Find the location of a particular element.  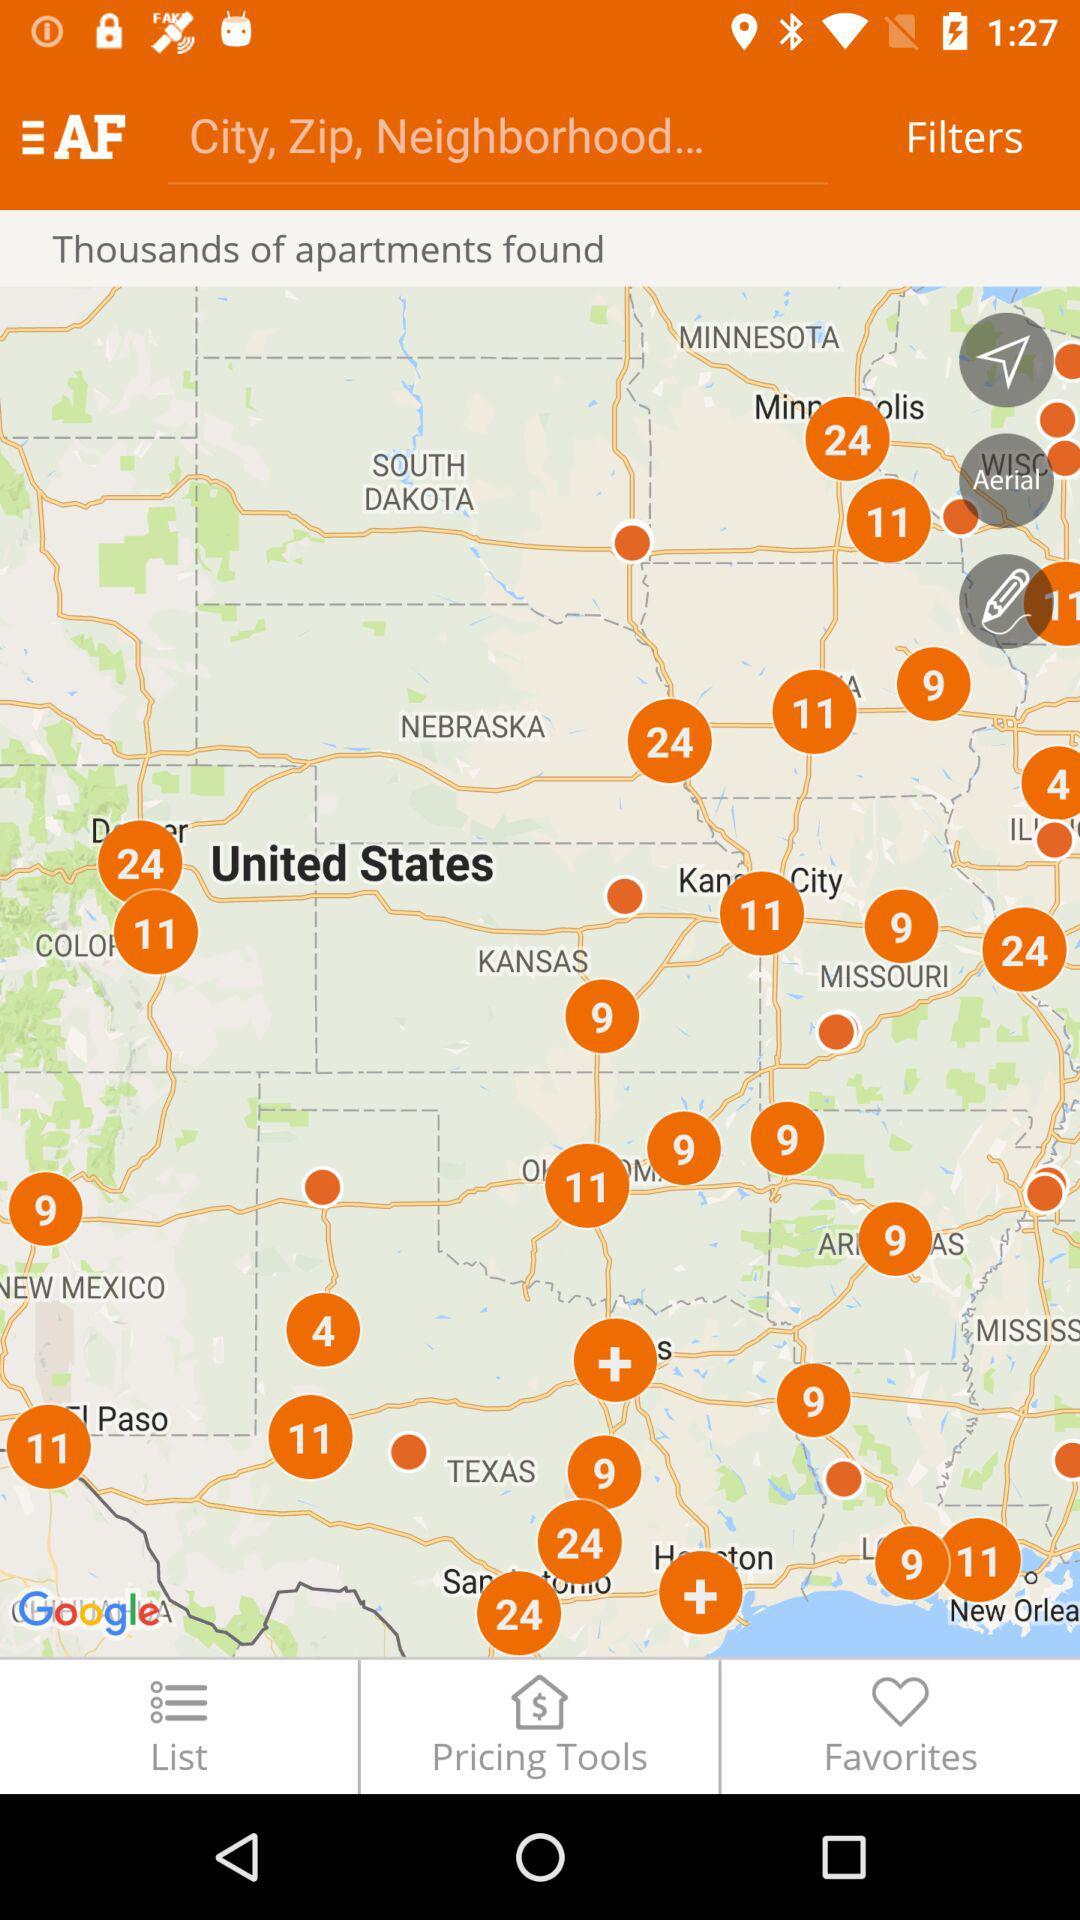

the pricing tools item is located at coordinates (538, 1725).